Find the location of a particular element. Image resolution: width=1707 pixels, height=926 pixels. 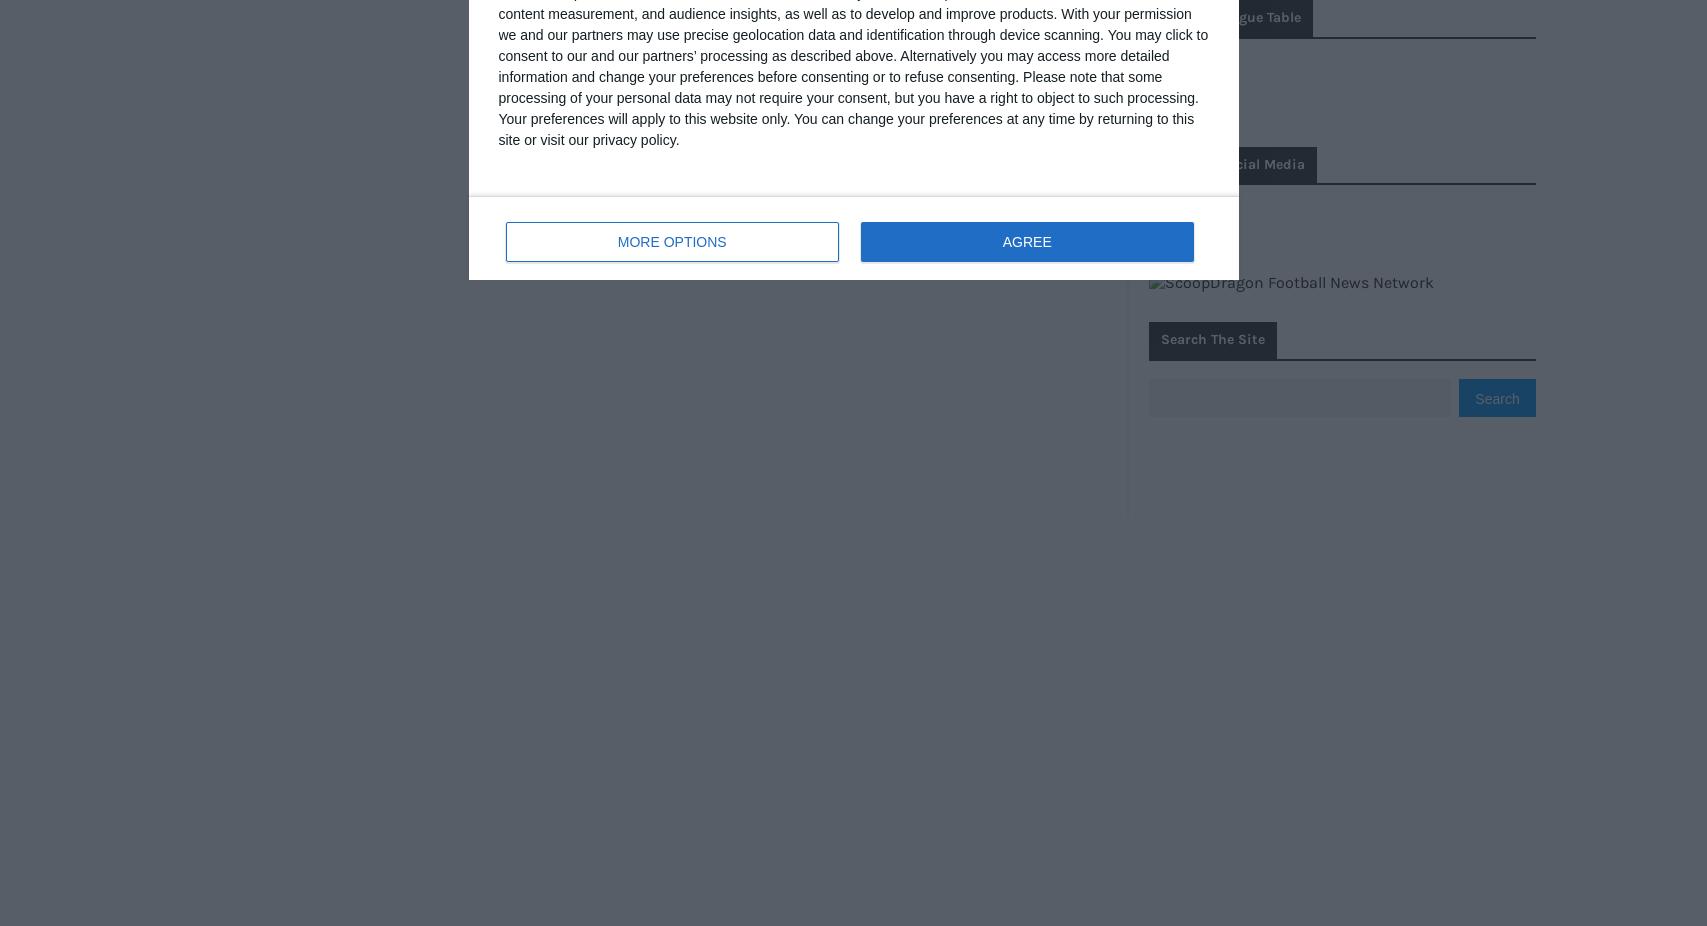

'Many might make a mistake when it comes to remembering in a few months’ time, which formation Pep Guardiola used …' is located at coordinates (823, 420).